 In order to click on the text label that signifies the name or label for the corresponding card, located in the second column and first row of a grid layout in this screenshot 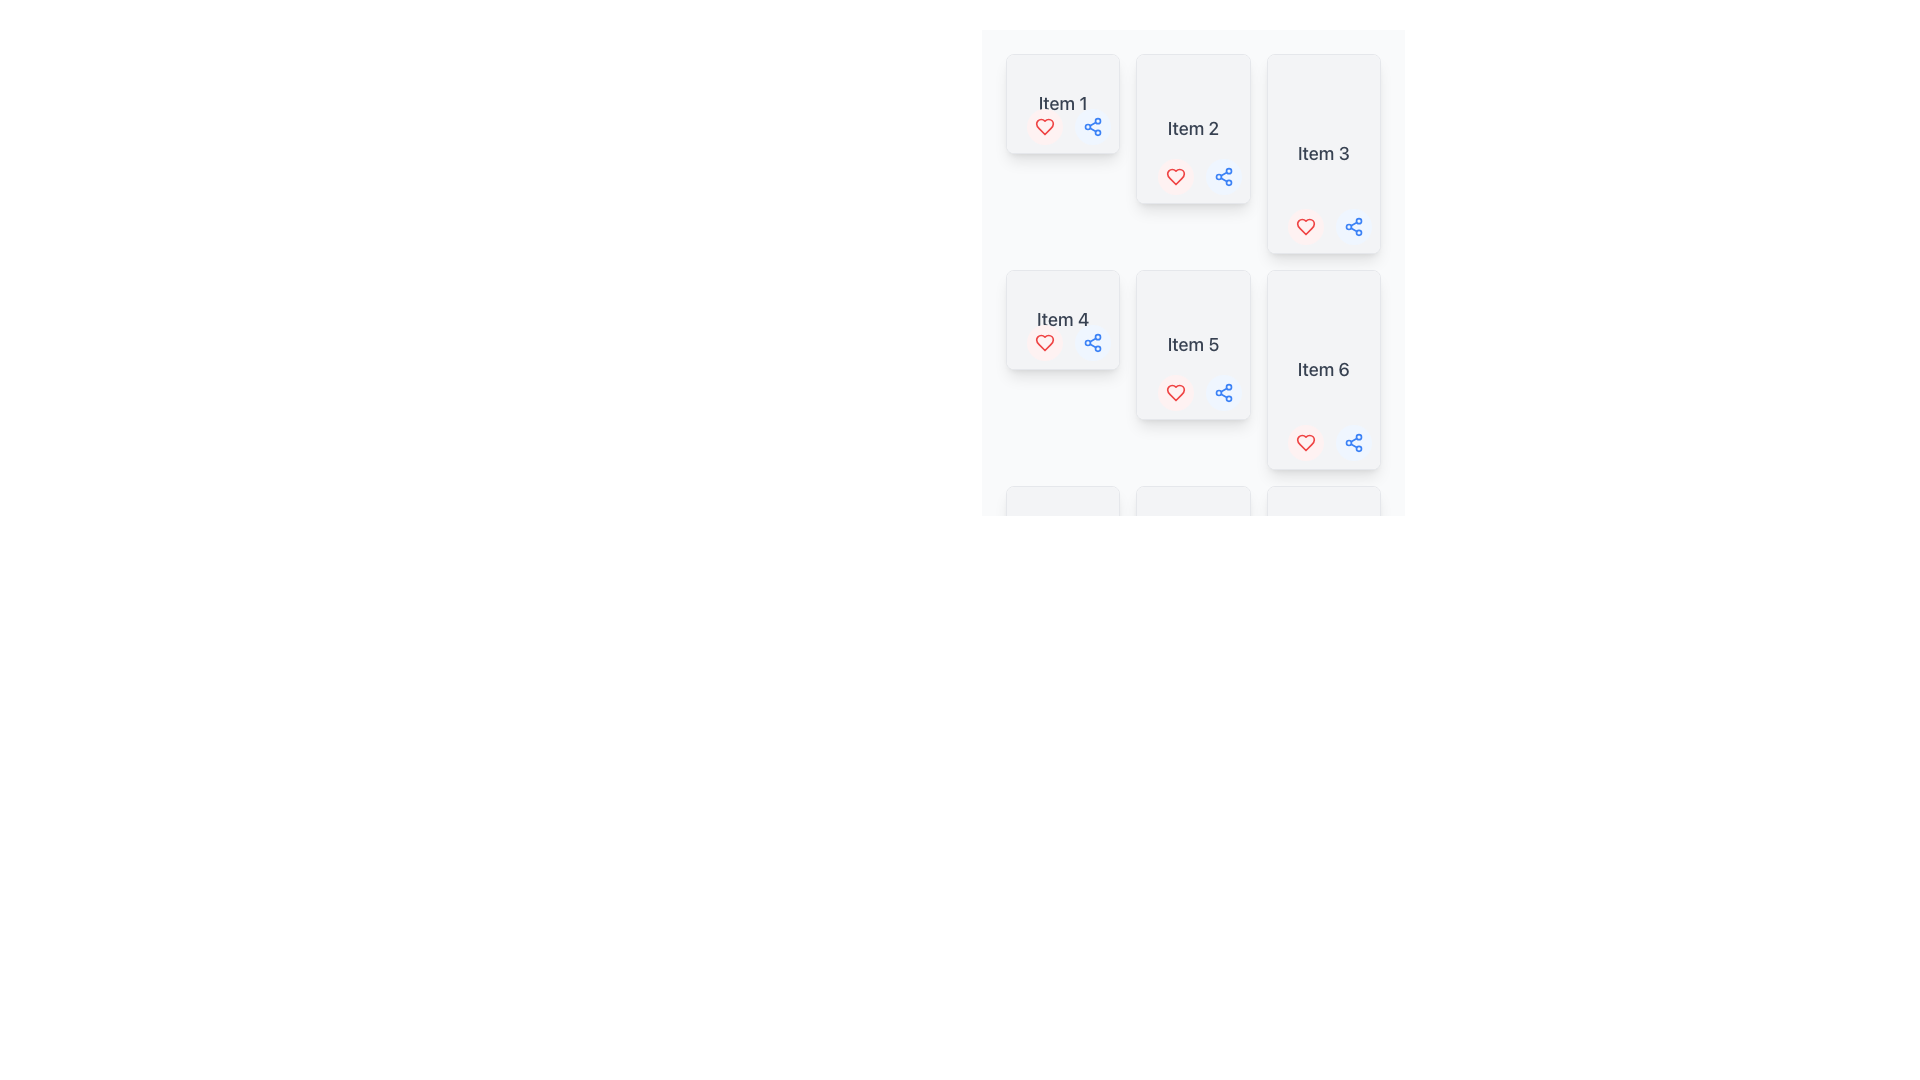, I will do `click(1193, 128)`.